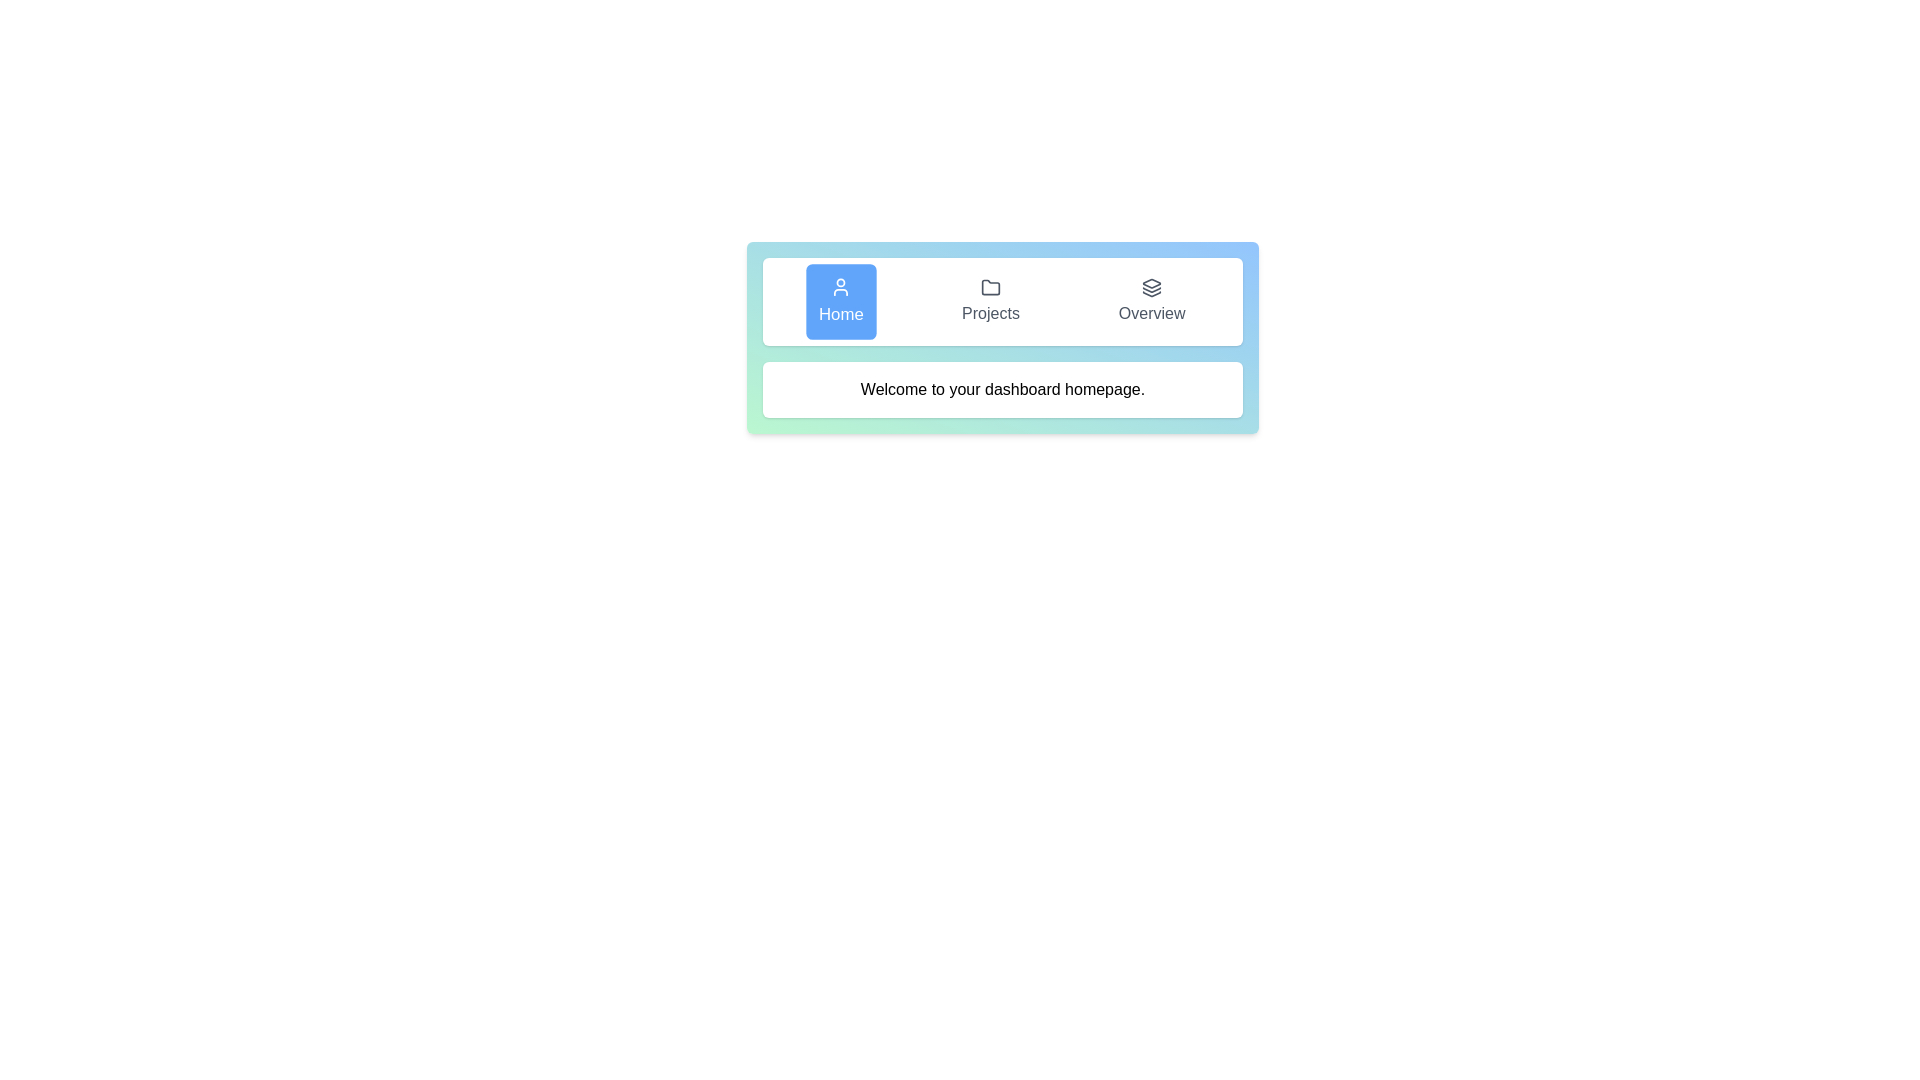 The width and height of the screenshot is (1920, 1080). I want to click on the 'Overview' button, which is the third button in a horizontal menu styled with a vertical layout and an icon of stacked layers above the label, so click(1152, 301).